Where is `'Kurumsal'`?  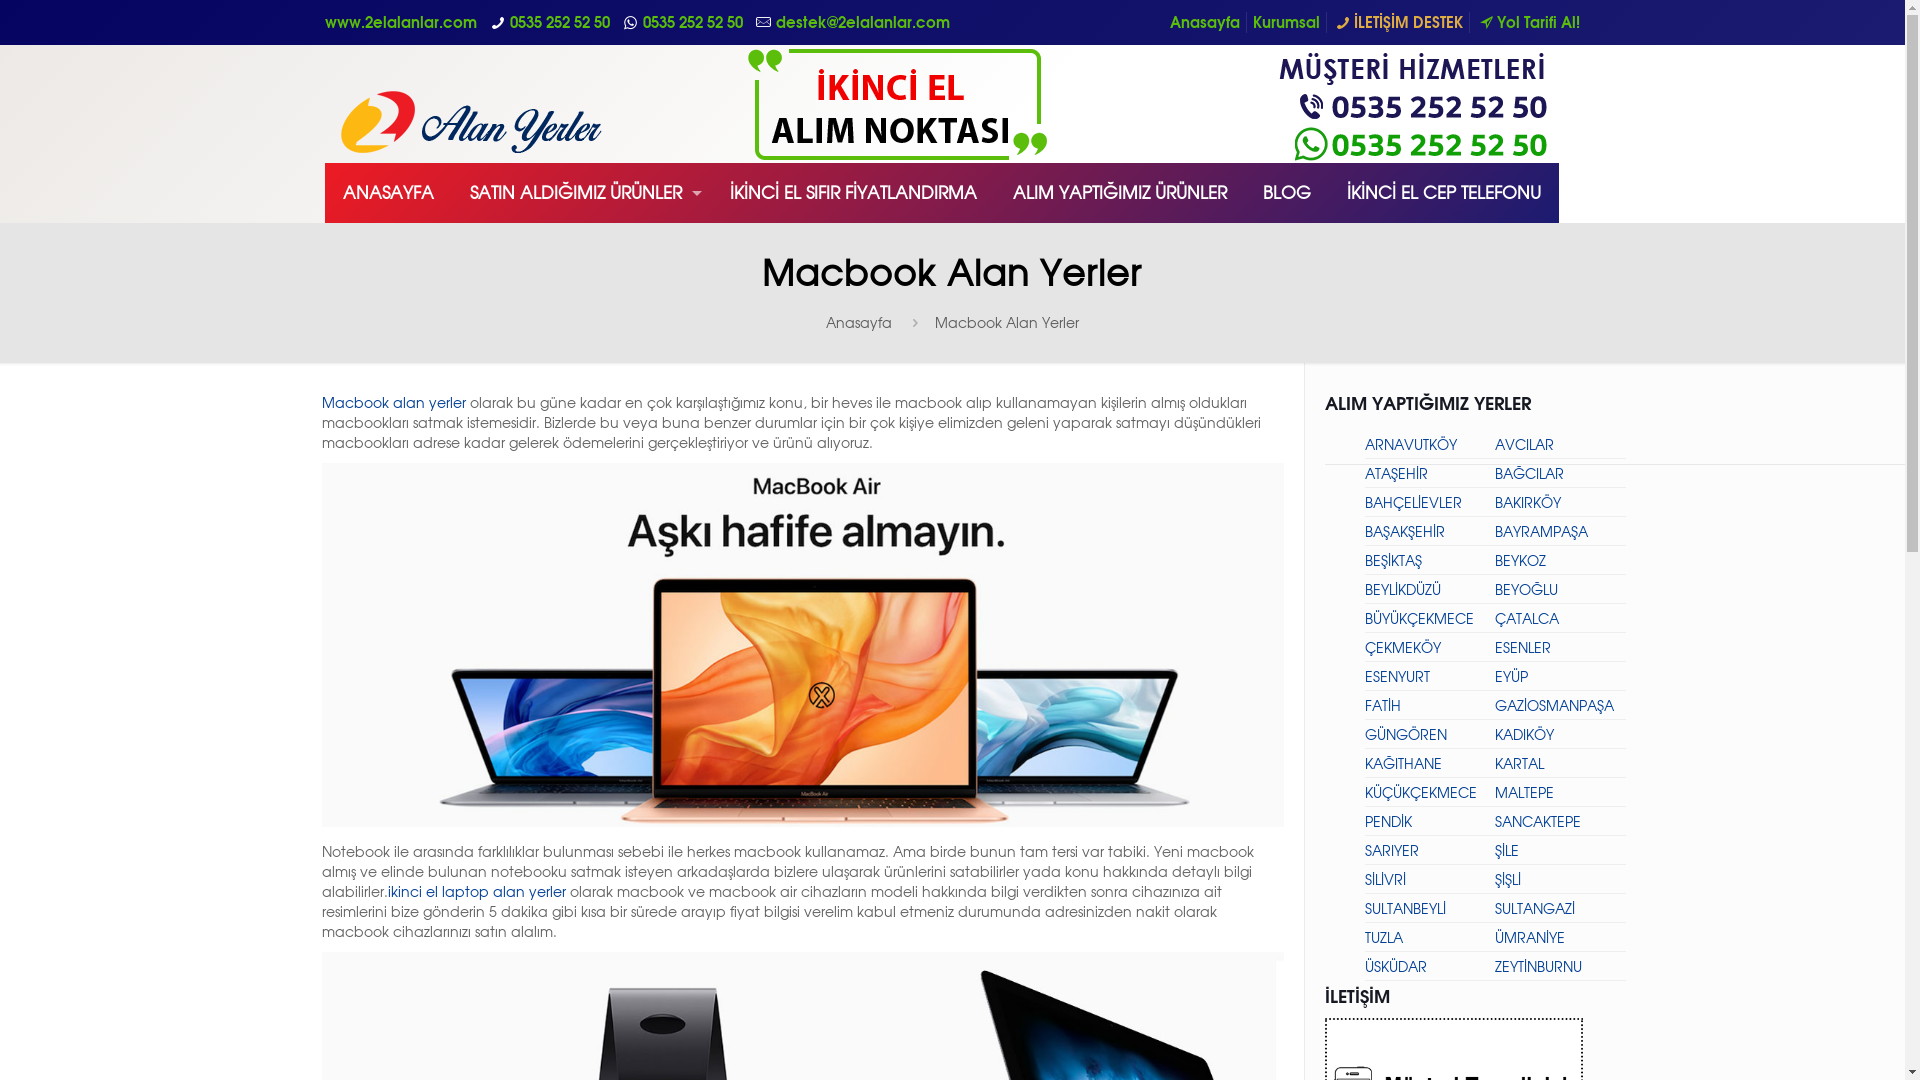
'Kurumsal' is located at coordinates (1251, 22).